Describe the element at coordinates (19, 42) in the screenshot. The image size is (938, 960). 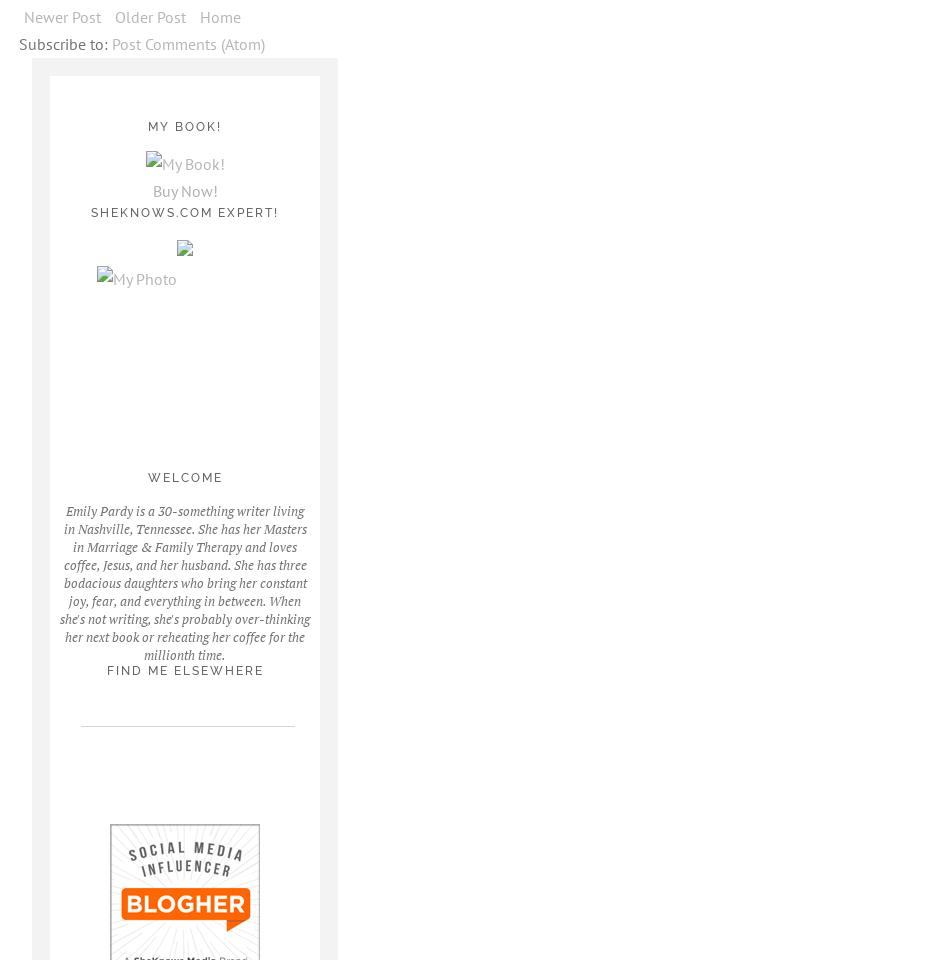
I see `'Subscribe to:'` at that location.